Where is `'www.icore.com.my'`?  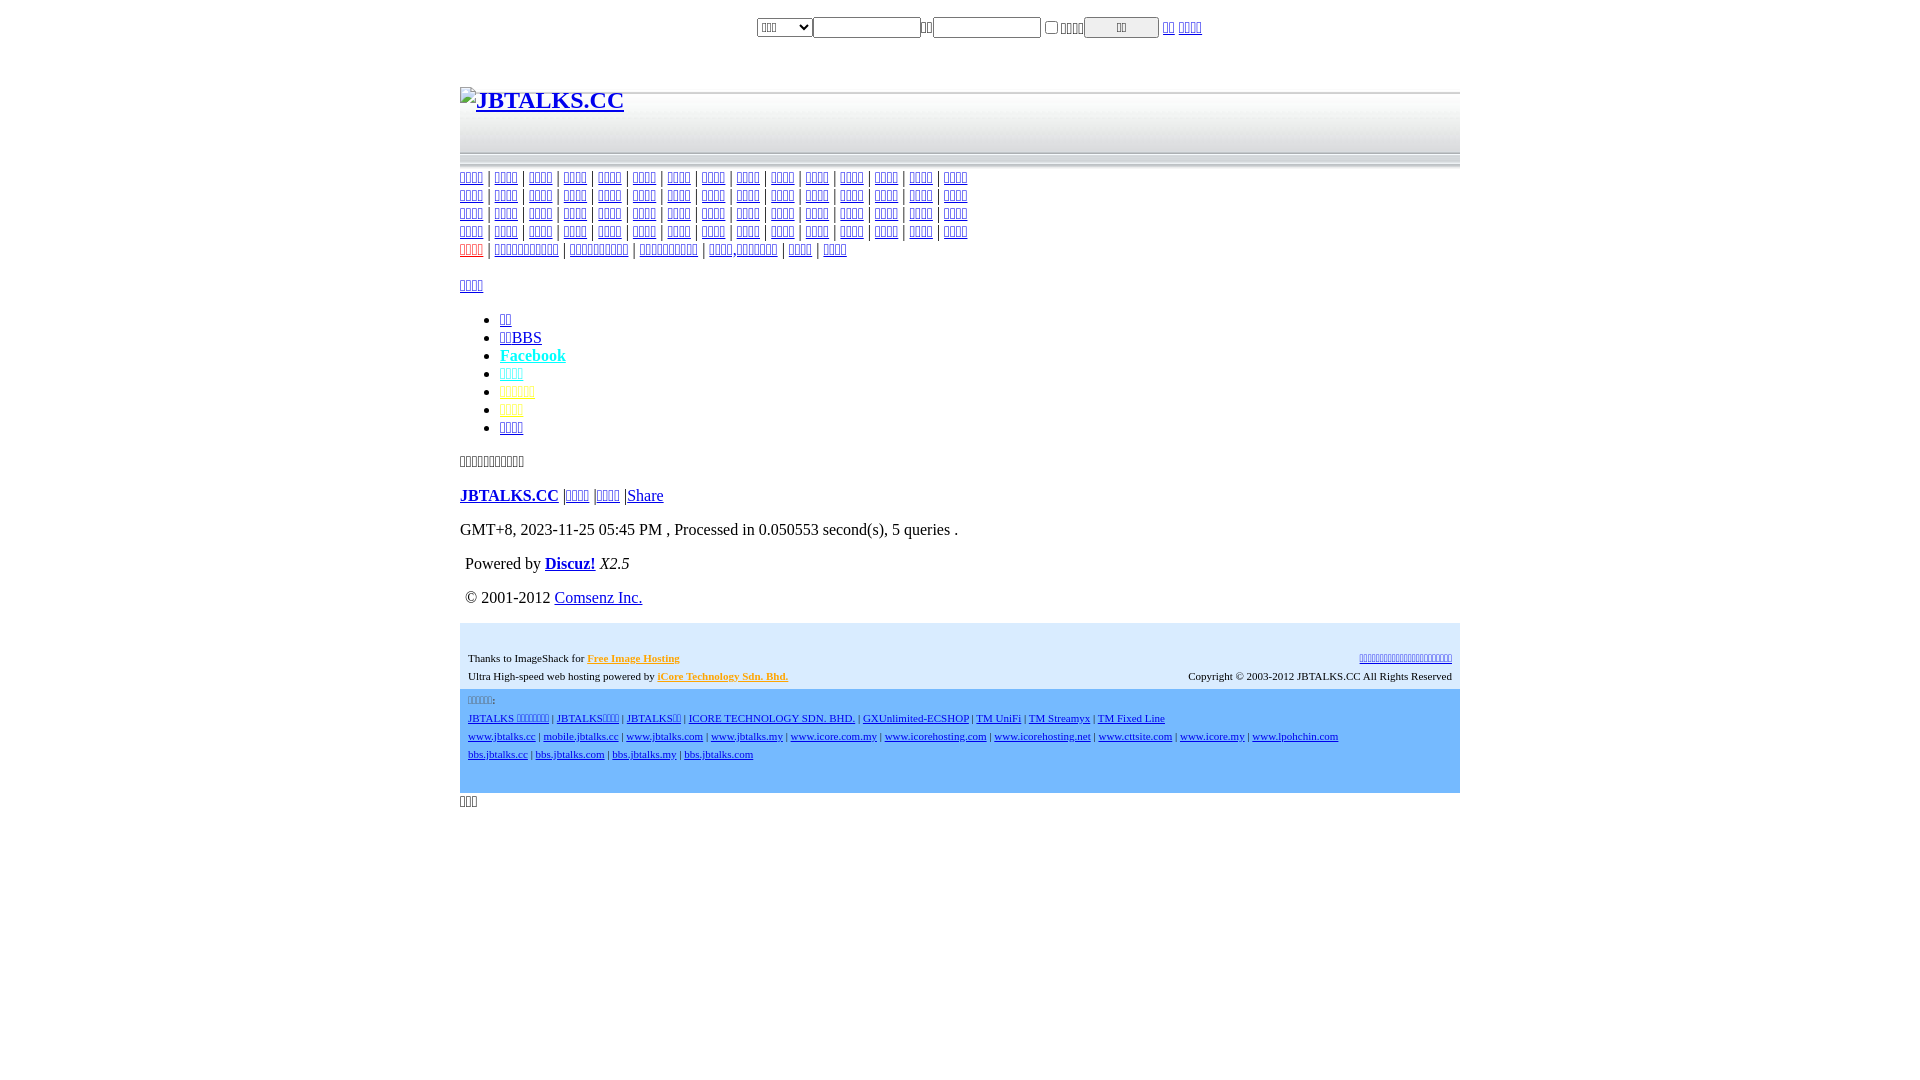
'www.icore.com.my' is located at coordinates (834, 736).